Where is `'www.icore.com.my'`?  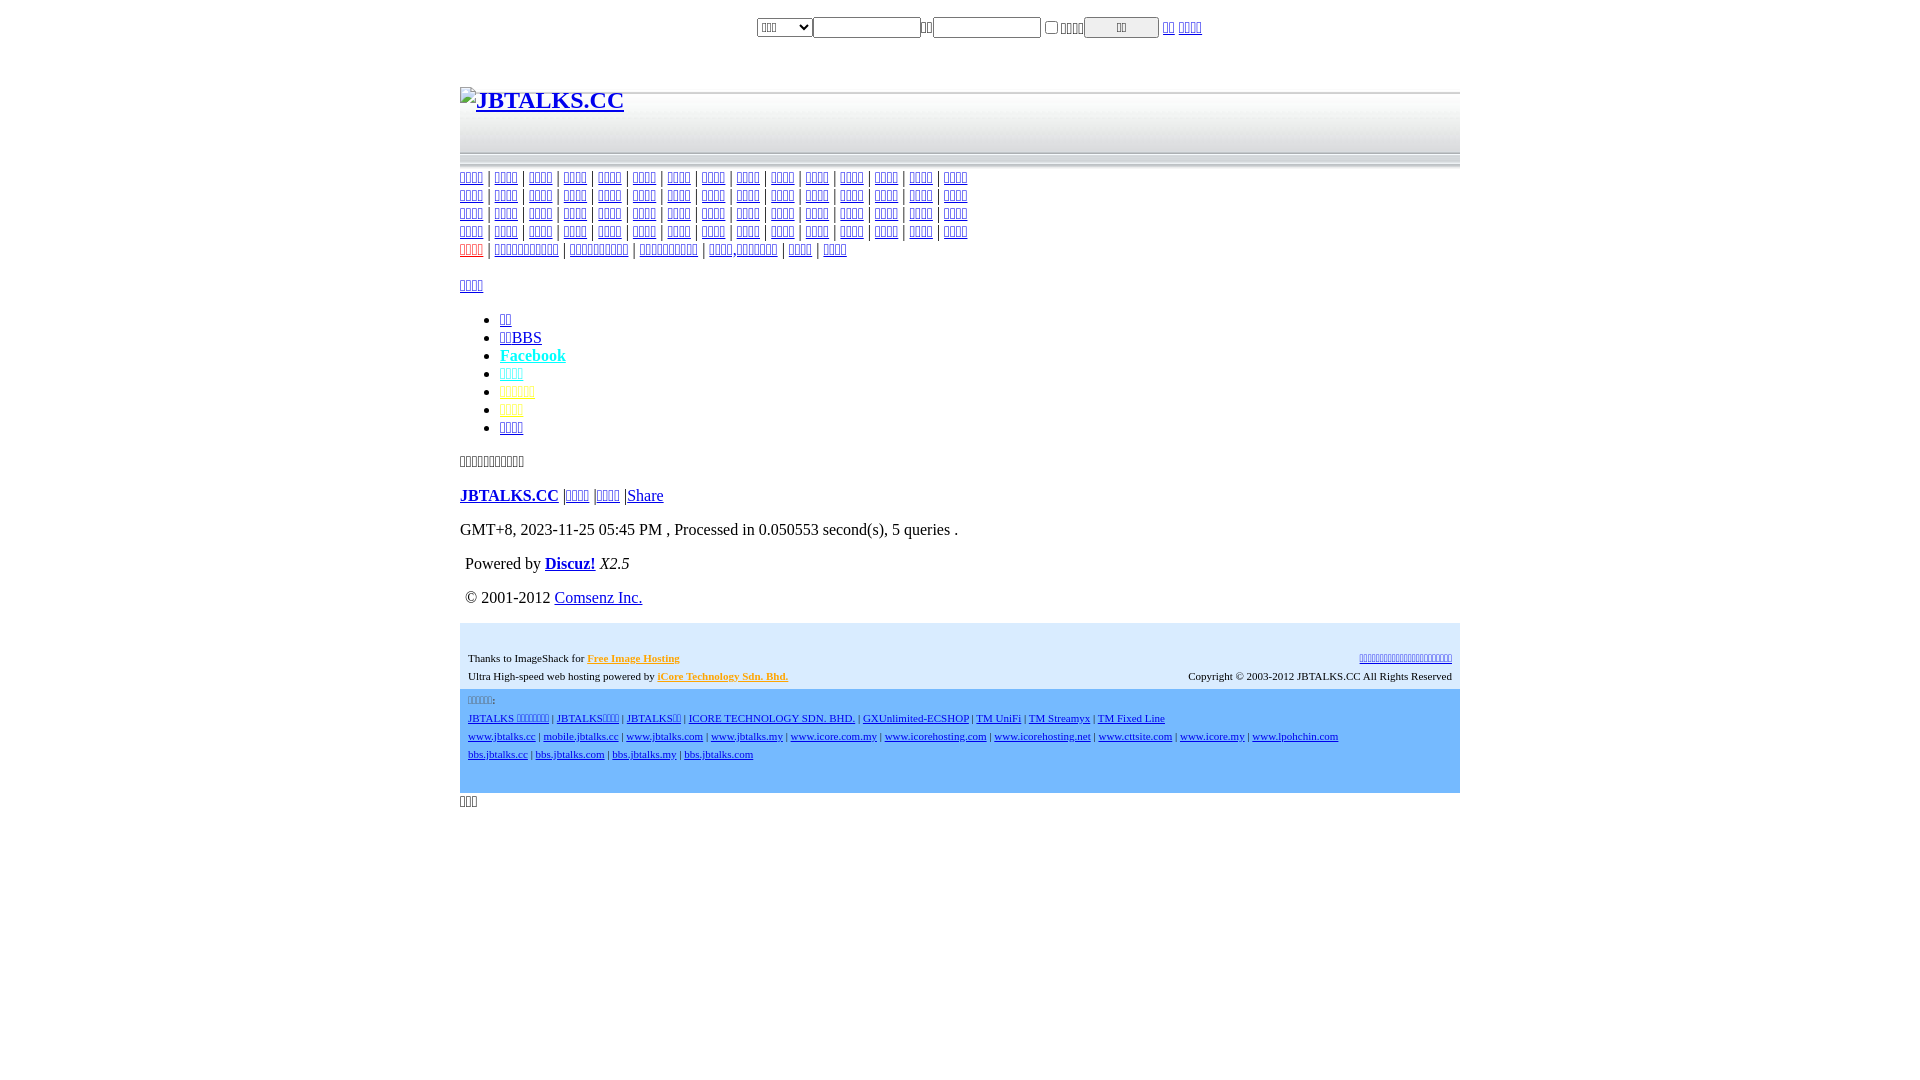
'www.icore.com.my' is located at coordinates (834, 736).